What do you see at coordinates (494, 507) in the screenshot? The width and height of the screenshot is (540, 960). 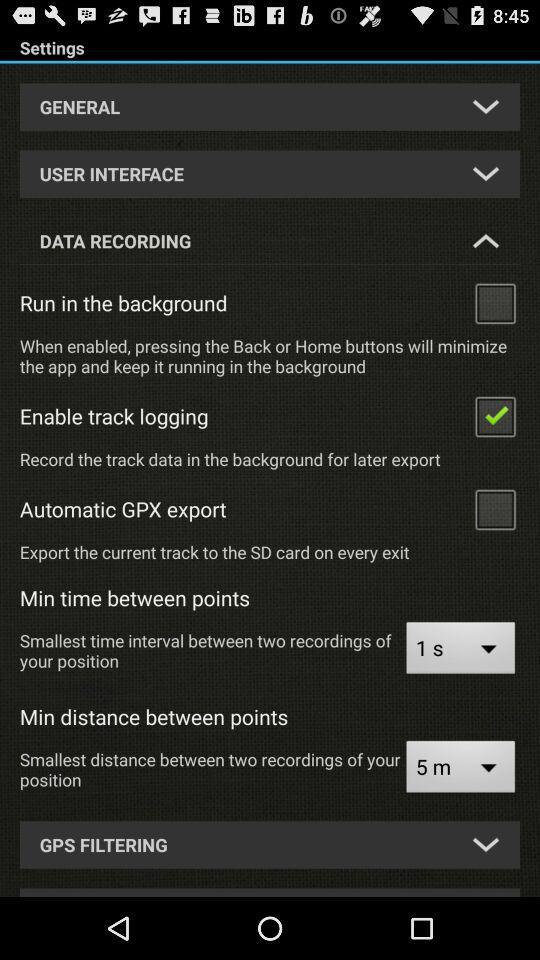 I see `click on the box` at bounding box center [494, 507].